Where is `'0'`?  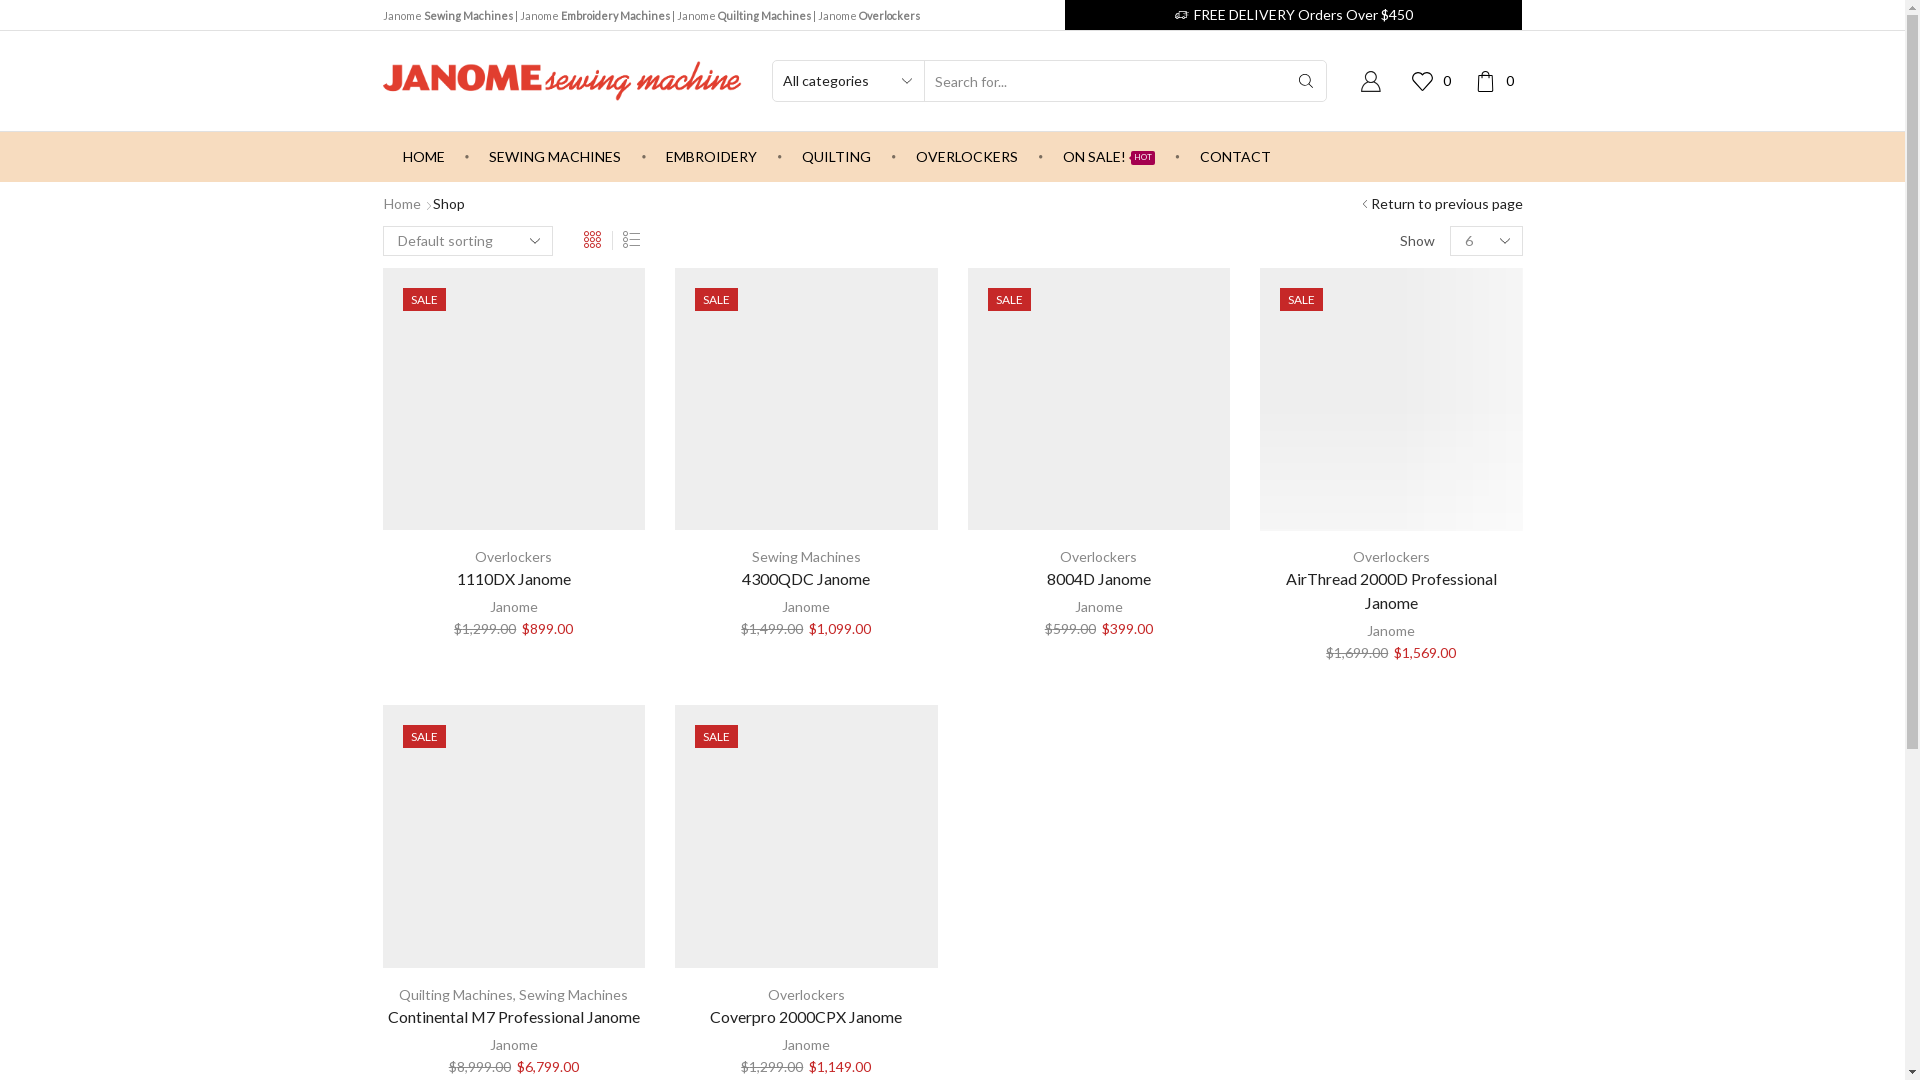
'0' is located at coordinates (1498, 79).